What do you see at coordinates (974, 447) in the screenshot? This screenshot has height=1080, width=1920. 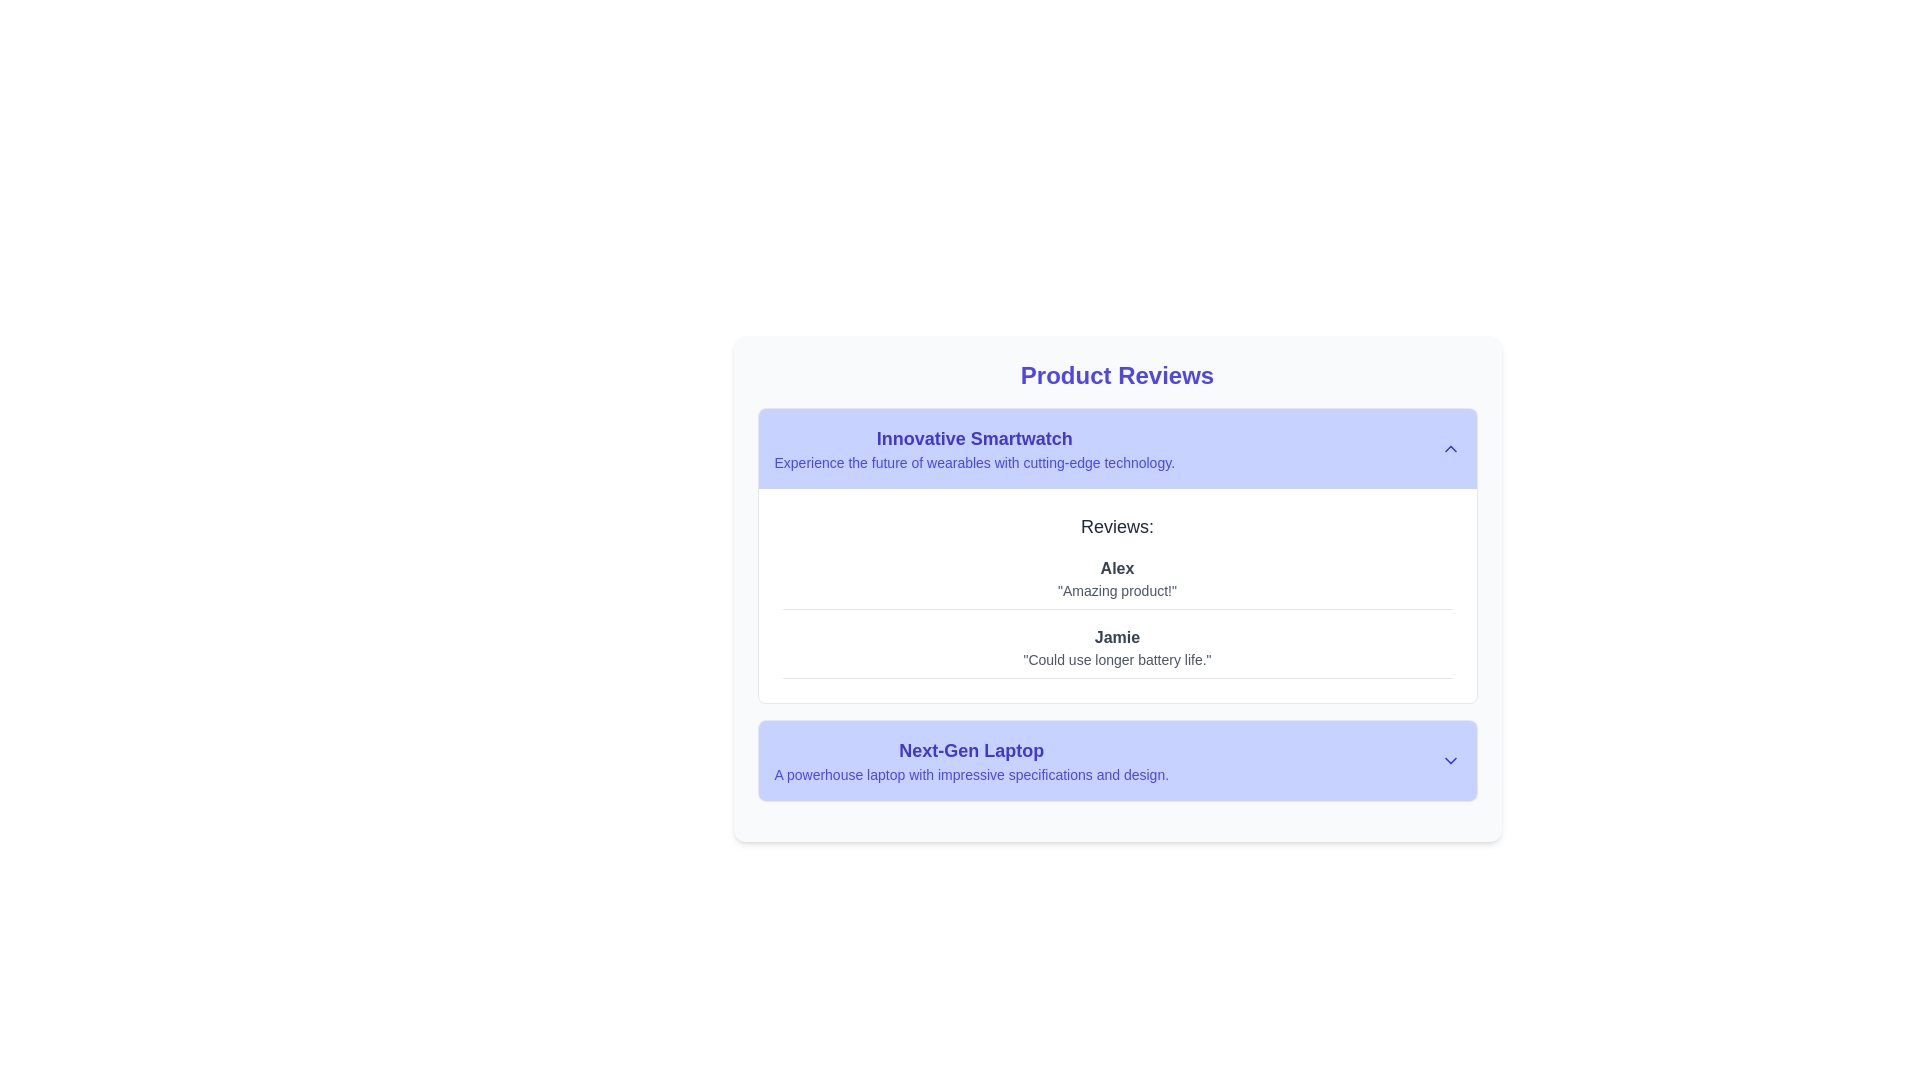 I see `text content of the title and descriptive tagline located in the central upper position of the light indigo panel above the chevron icon` at bounding box center [974, 447].